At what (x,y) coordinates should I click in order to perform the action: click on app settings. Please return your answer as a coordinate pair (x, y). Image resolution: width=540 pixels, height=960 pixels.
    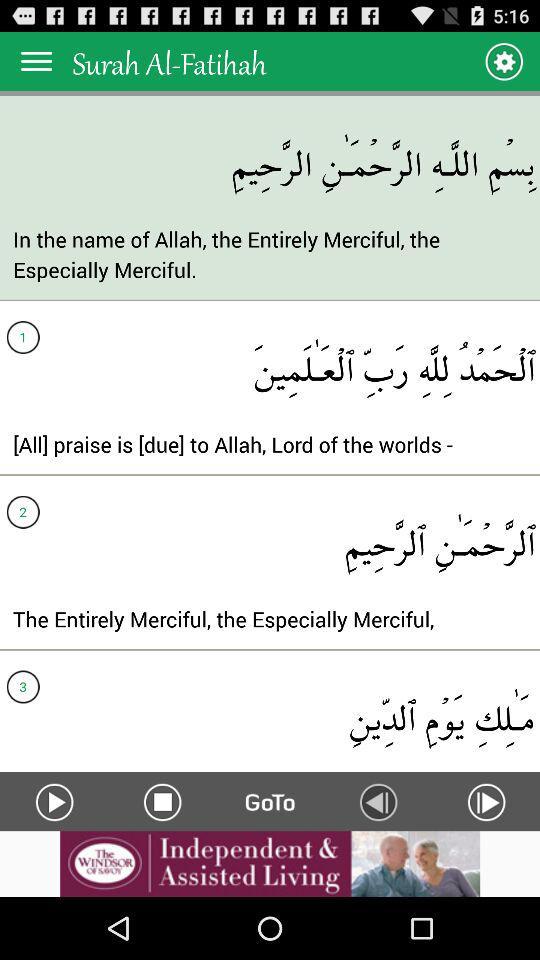
    Looking at the image, I should click on (502, 61).